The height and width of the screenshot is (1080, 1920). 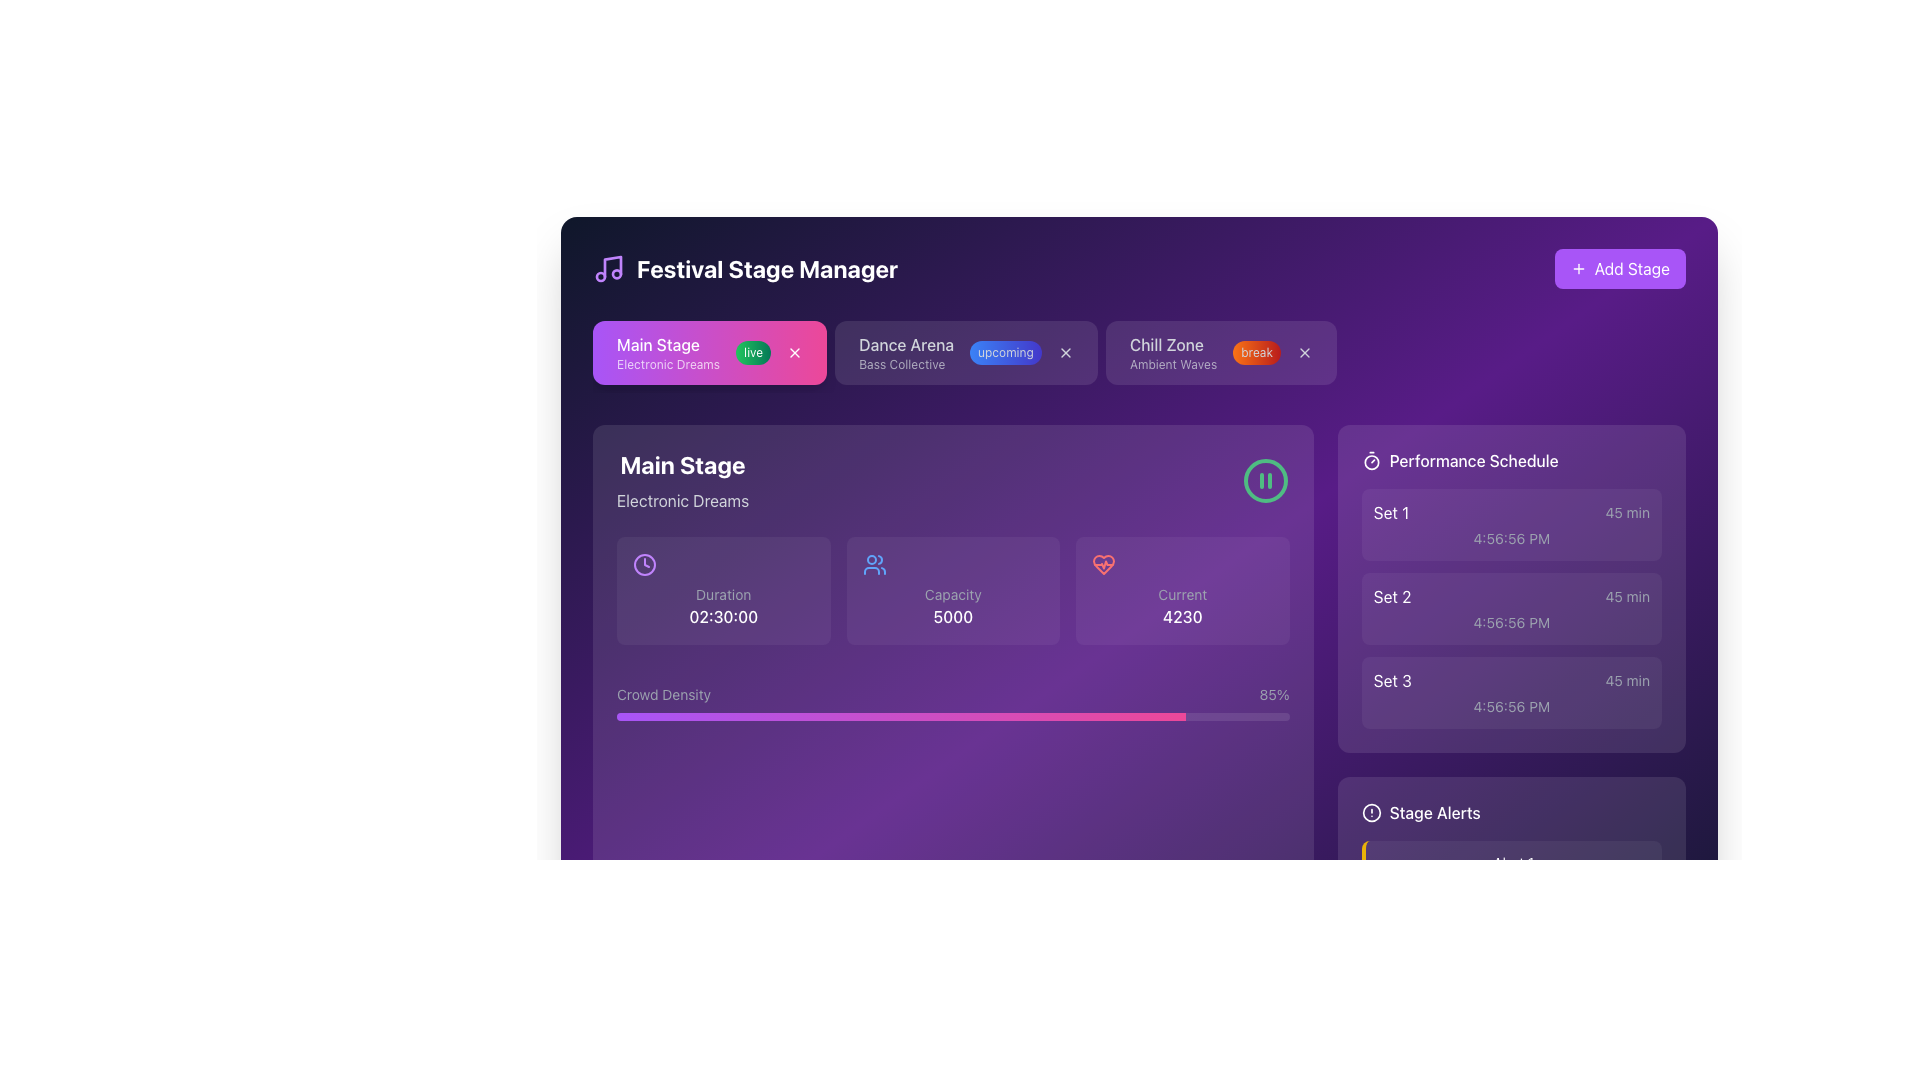 I want to click on the label that describes the capacity of the stage or event, located above the text '5000' and following a small icon representing people, so click(x=952, y=593).